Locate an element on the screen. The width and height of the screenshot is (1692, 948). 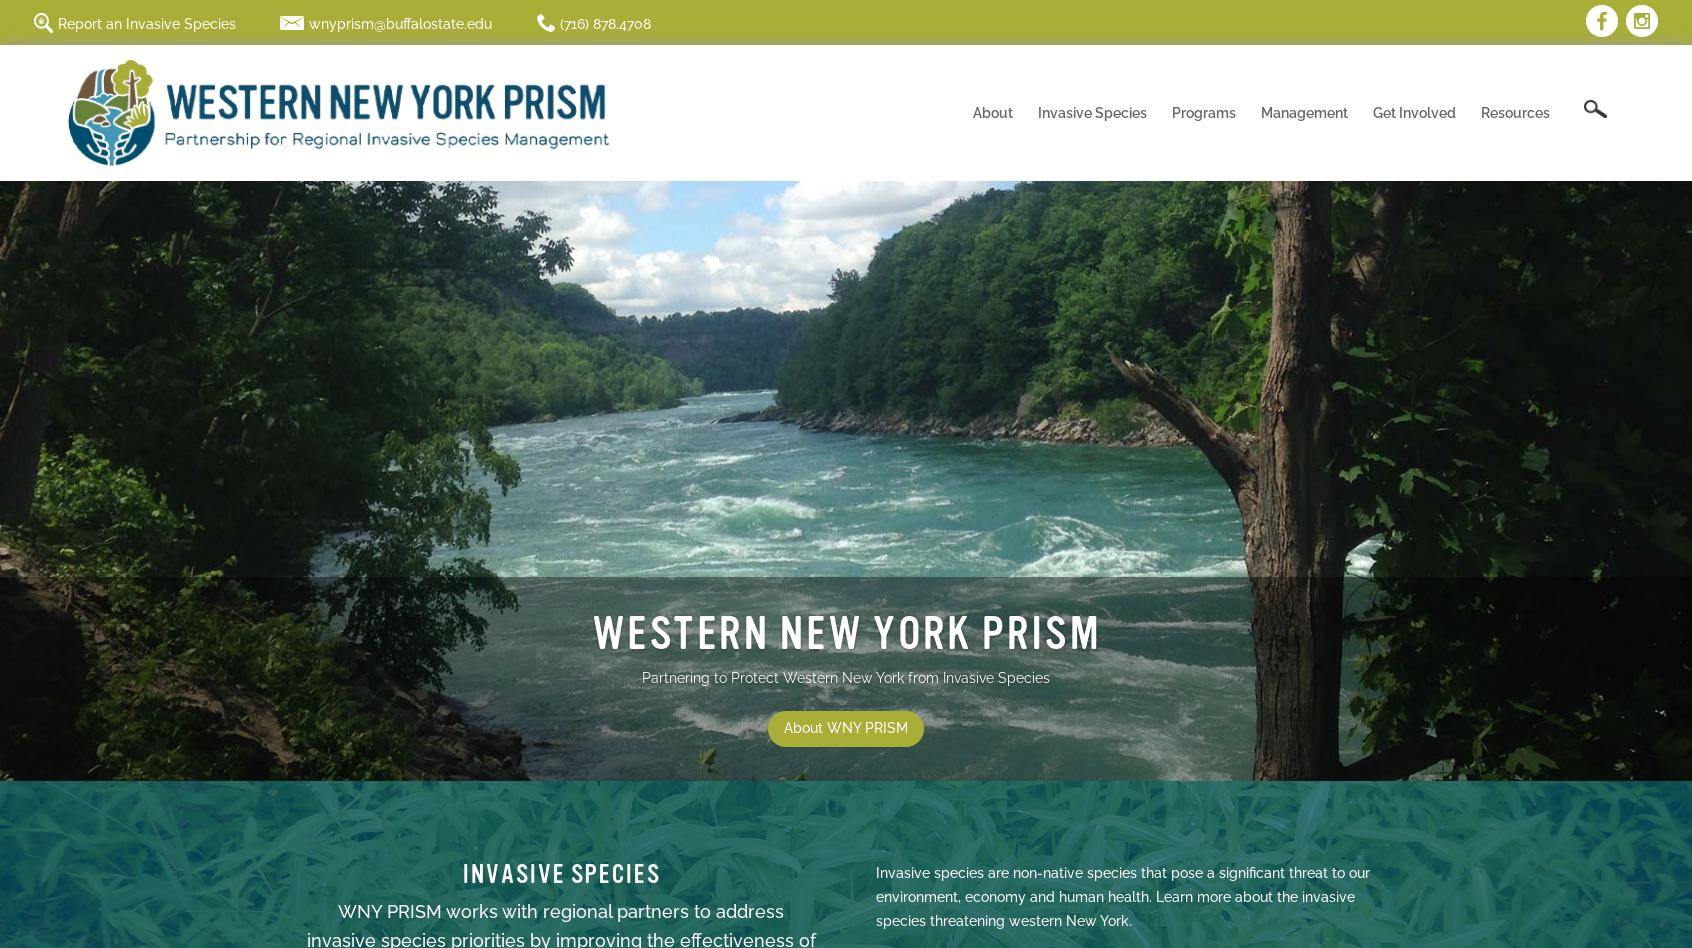
'Community Science' is located at coordinates (1275, 234).